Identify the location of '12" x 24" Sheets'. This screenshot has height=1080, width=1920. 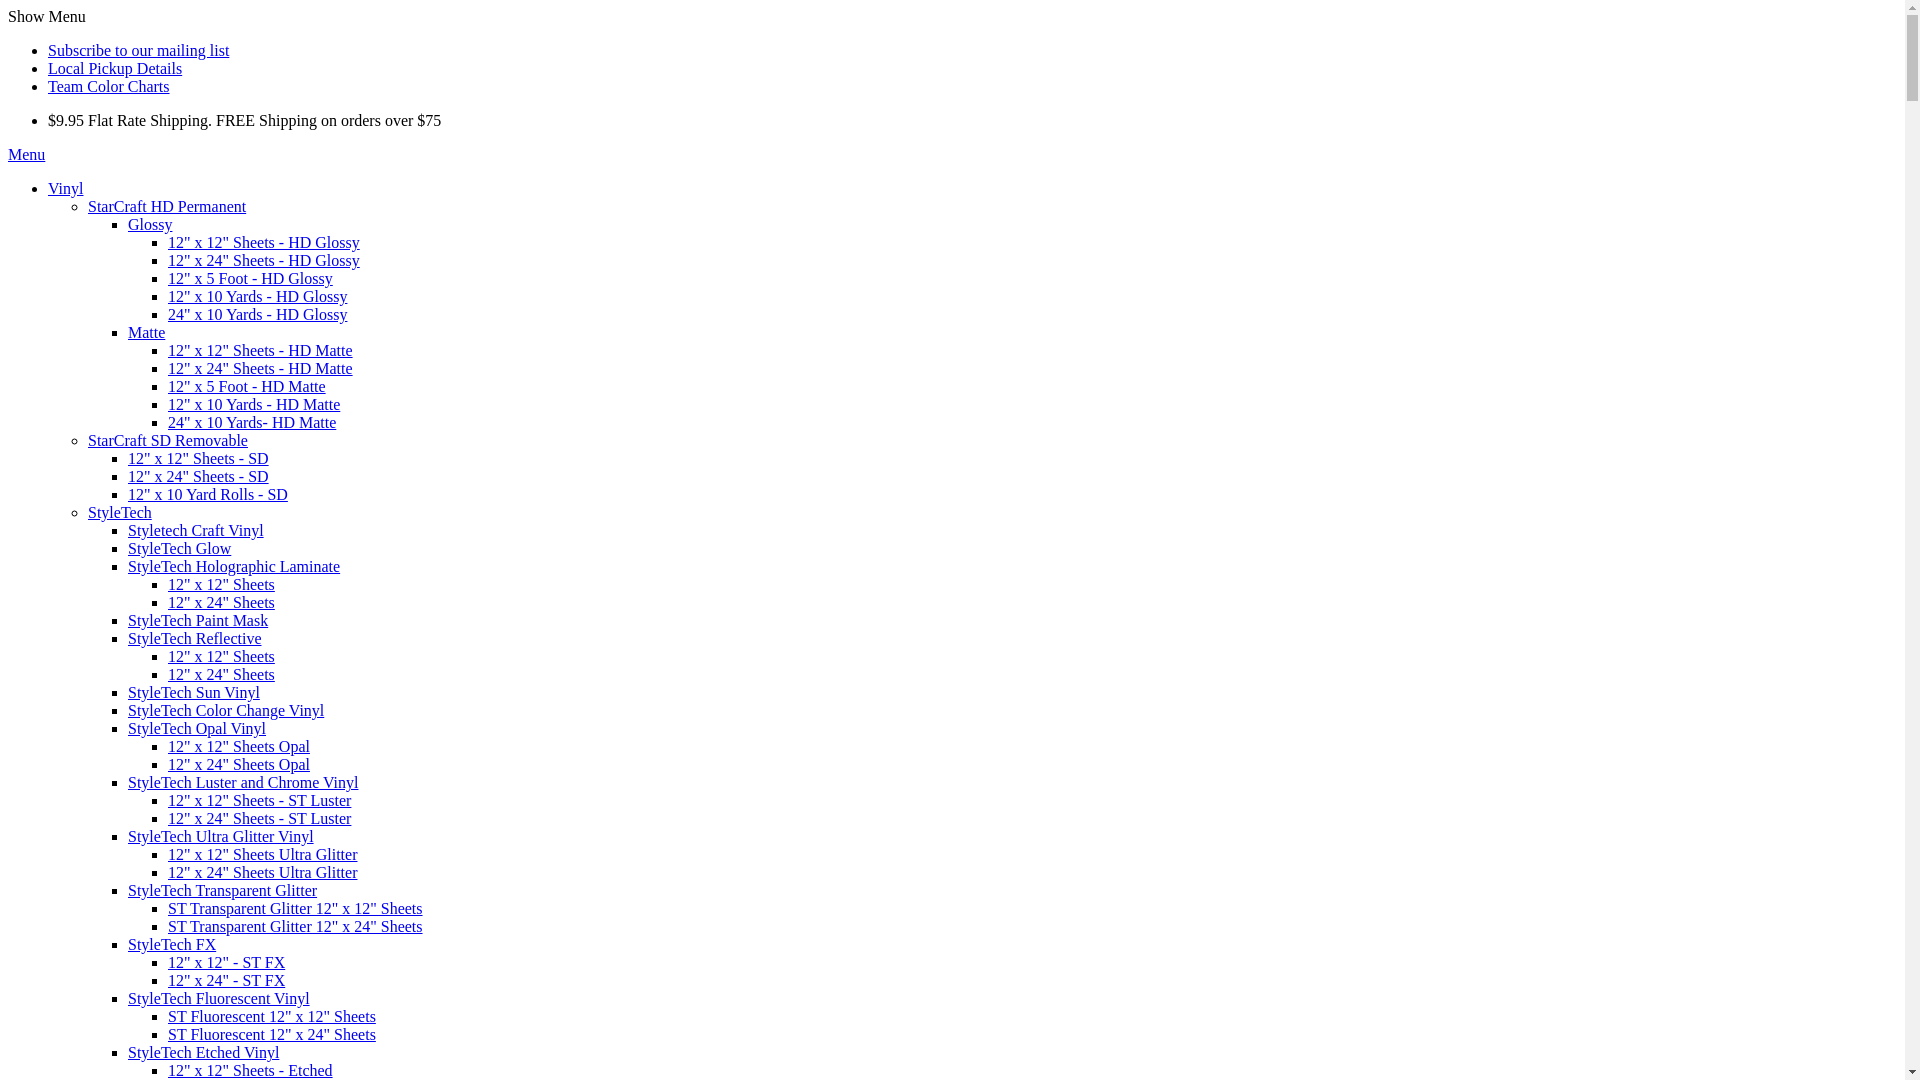
(221, 601).